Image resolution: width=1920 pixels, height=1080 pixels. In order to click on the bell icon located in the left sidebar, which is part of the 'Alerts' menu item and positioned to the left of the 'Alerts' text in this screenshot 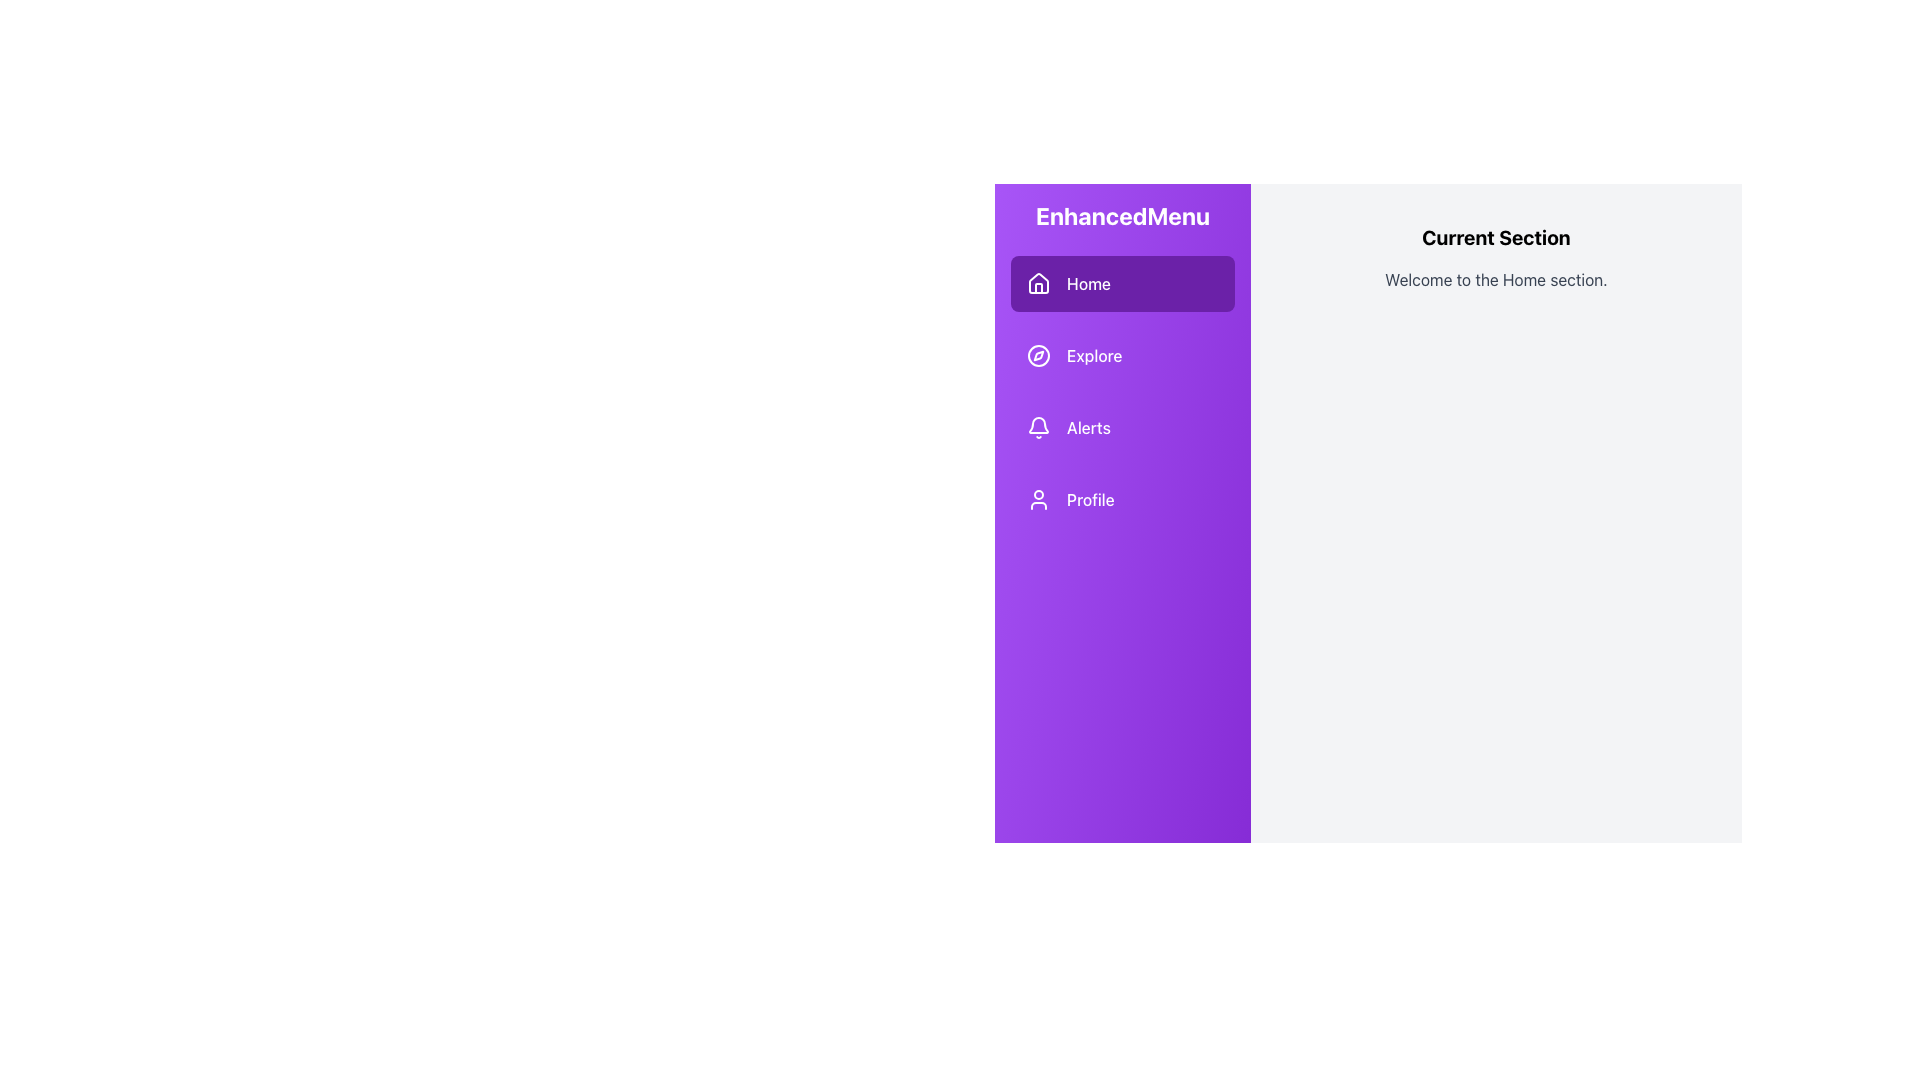, I will do `click(1038, 427)`.